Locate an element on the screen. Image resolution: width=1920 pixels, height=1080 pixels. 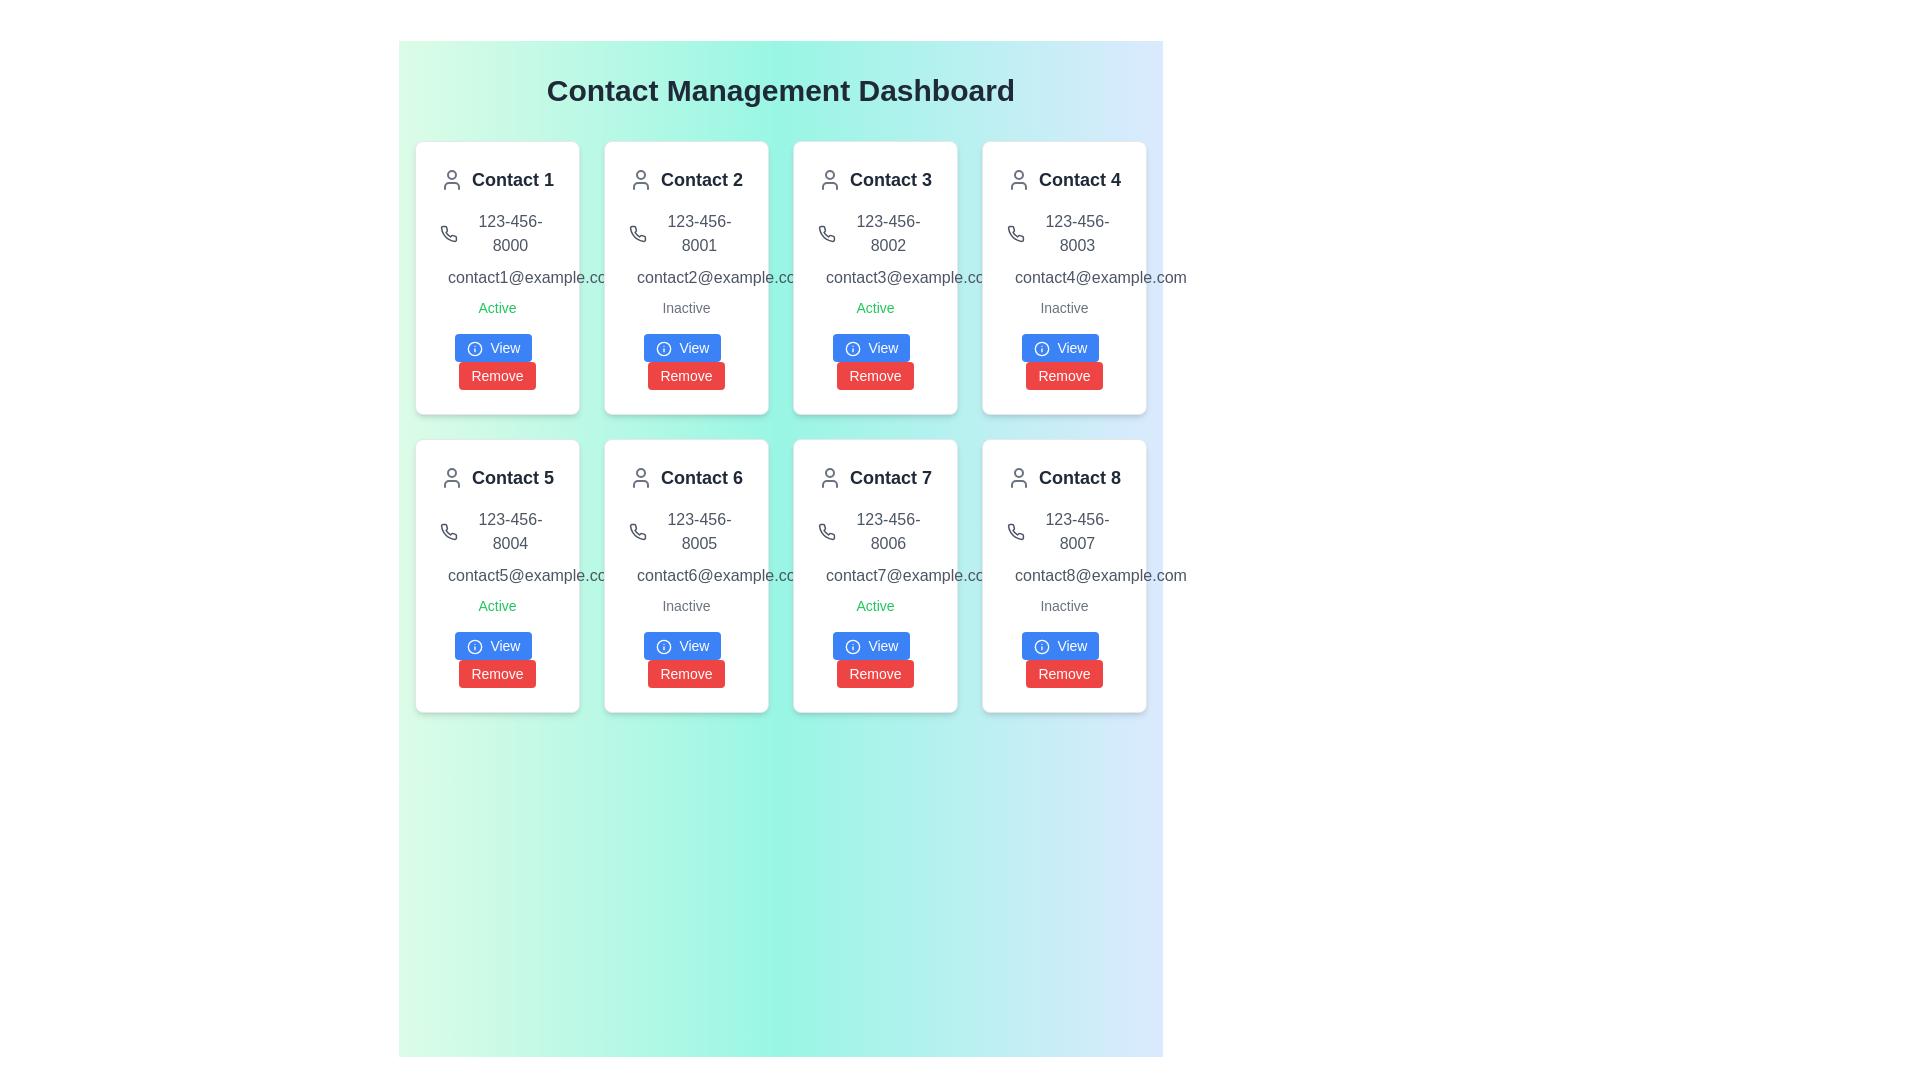
the telecommunication icon resembling a phone receiver located to the left of the phone number '123-456-8006' for 'Contact 7' is located at coordinates (826, 531).